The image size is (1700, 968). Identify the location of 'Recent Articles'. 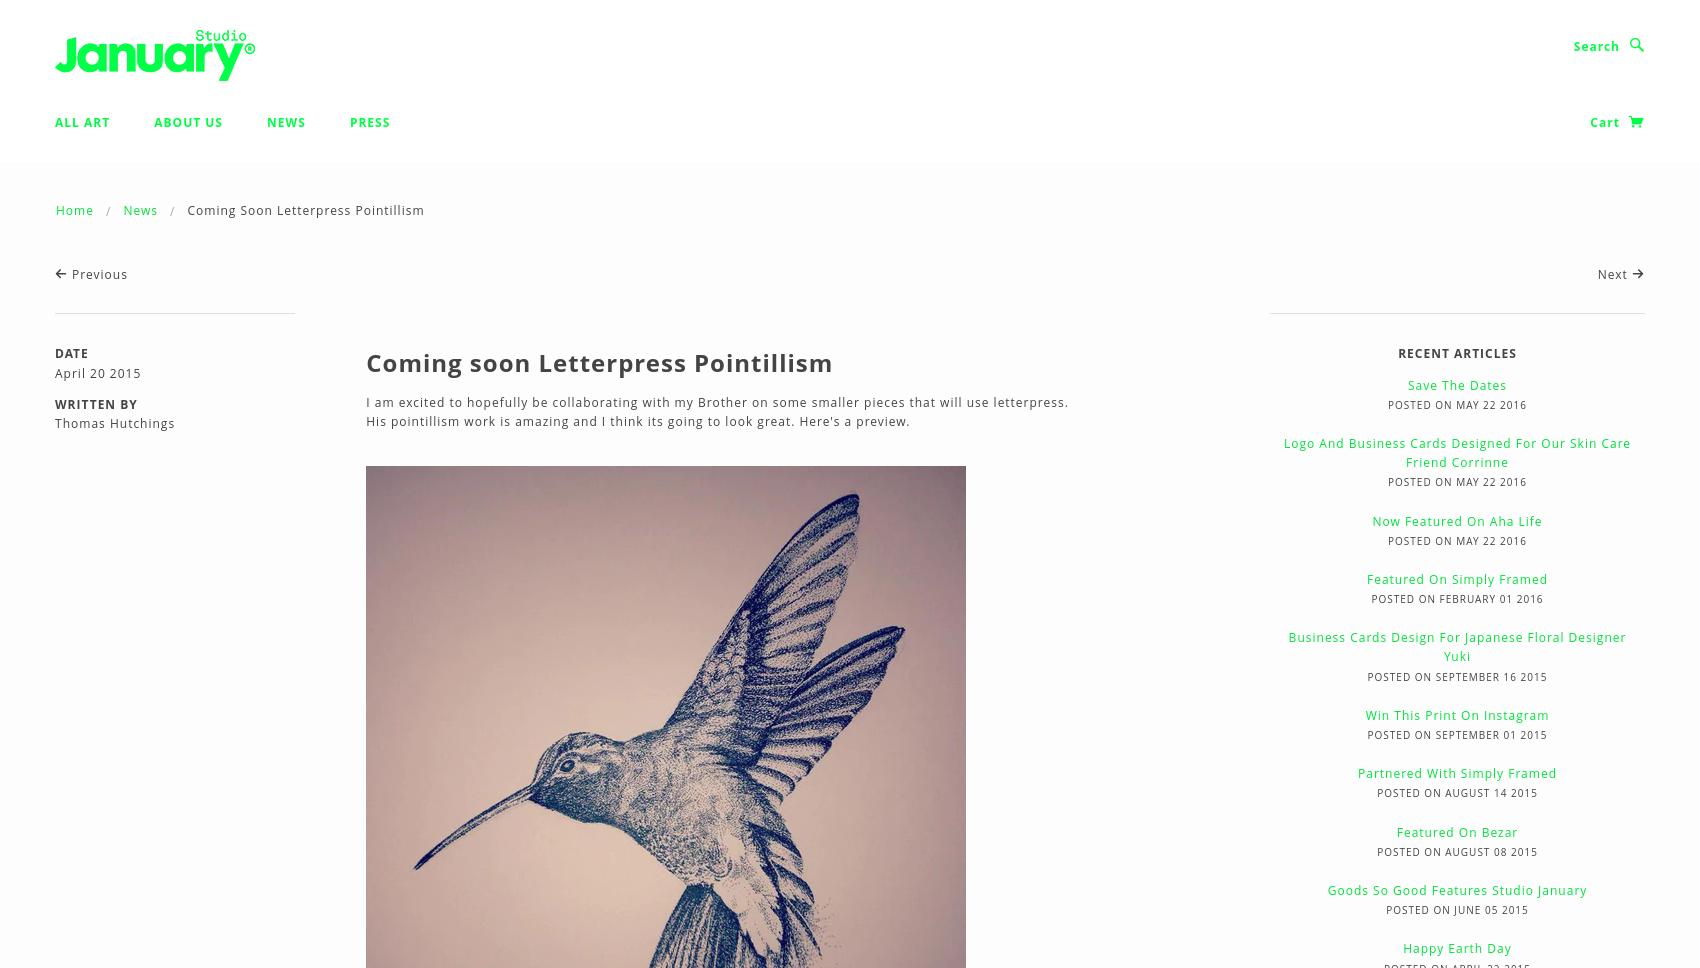
(1456, 353).